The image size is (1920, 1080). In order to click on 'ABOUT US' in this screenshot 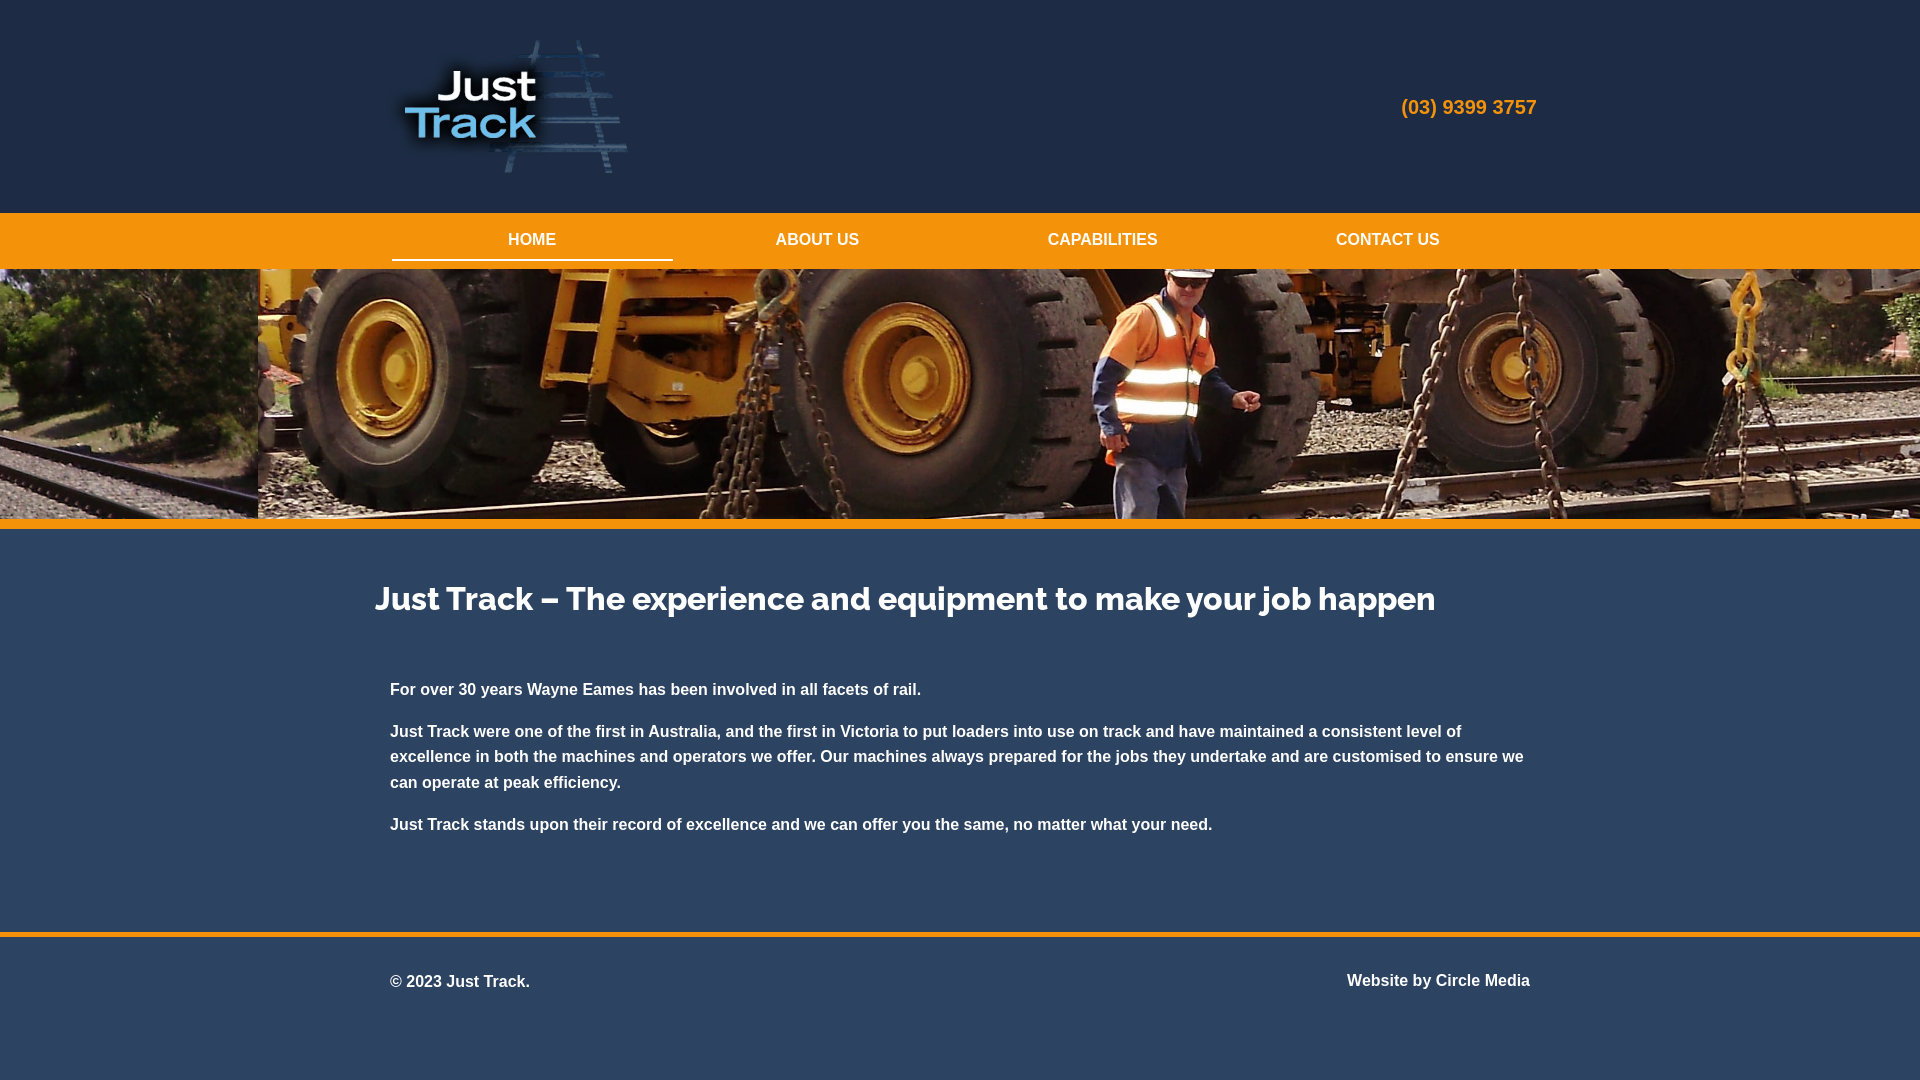, I will do `click(817, 239)`.